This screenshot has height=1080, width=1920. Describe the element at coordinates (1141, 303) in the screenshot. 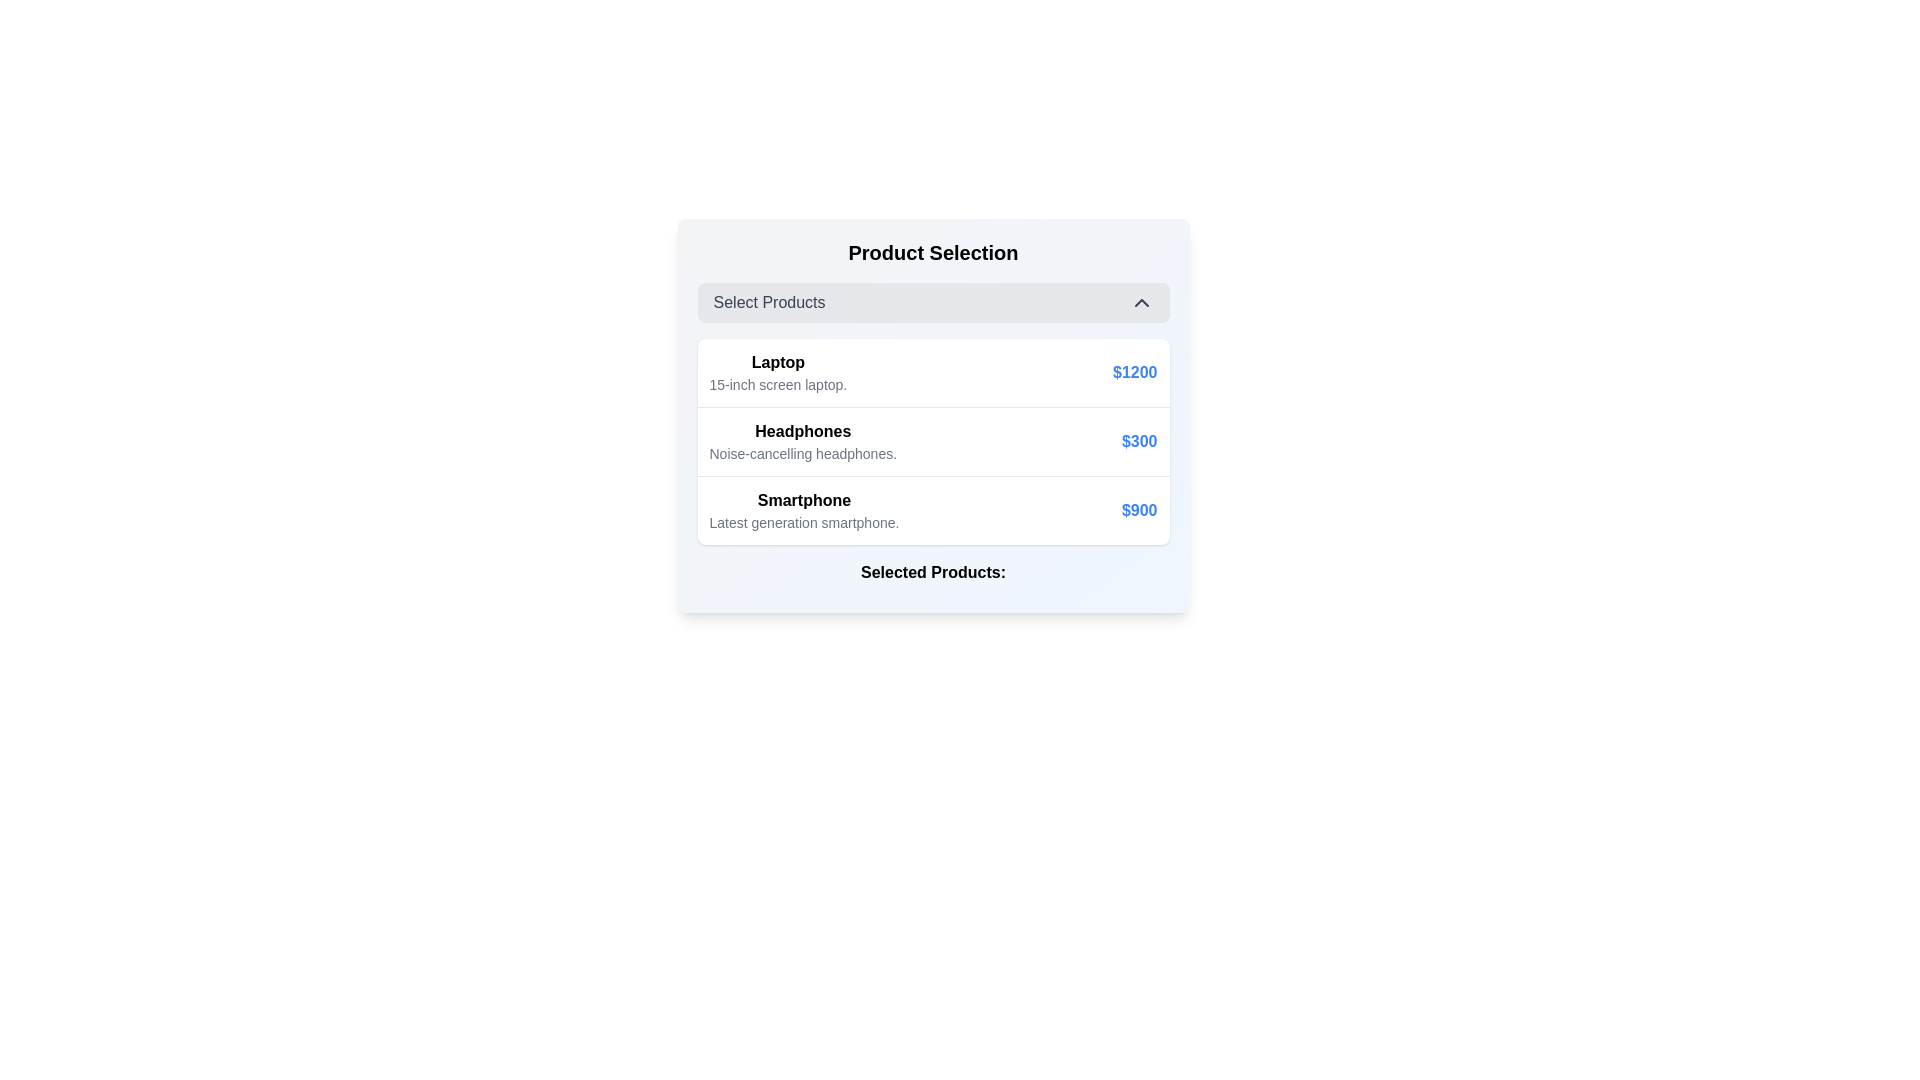

I see `the upward-pointing chevron icon located on the right-hand side of the 'Select Products' button` at that location.